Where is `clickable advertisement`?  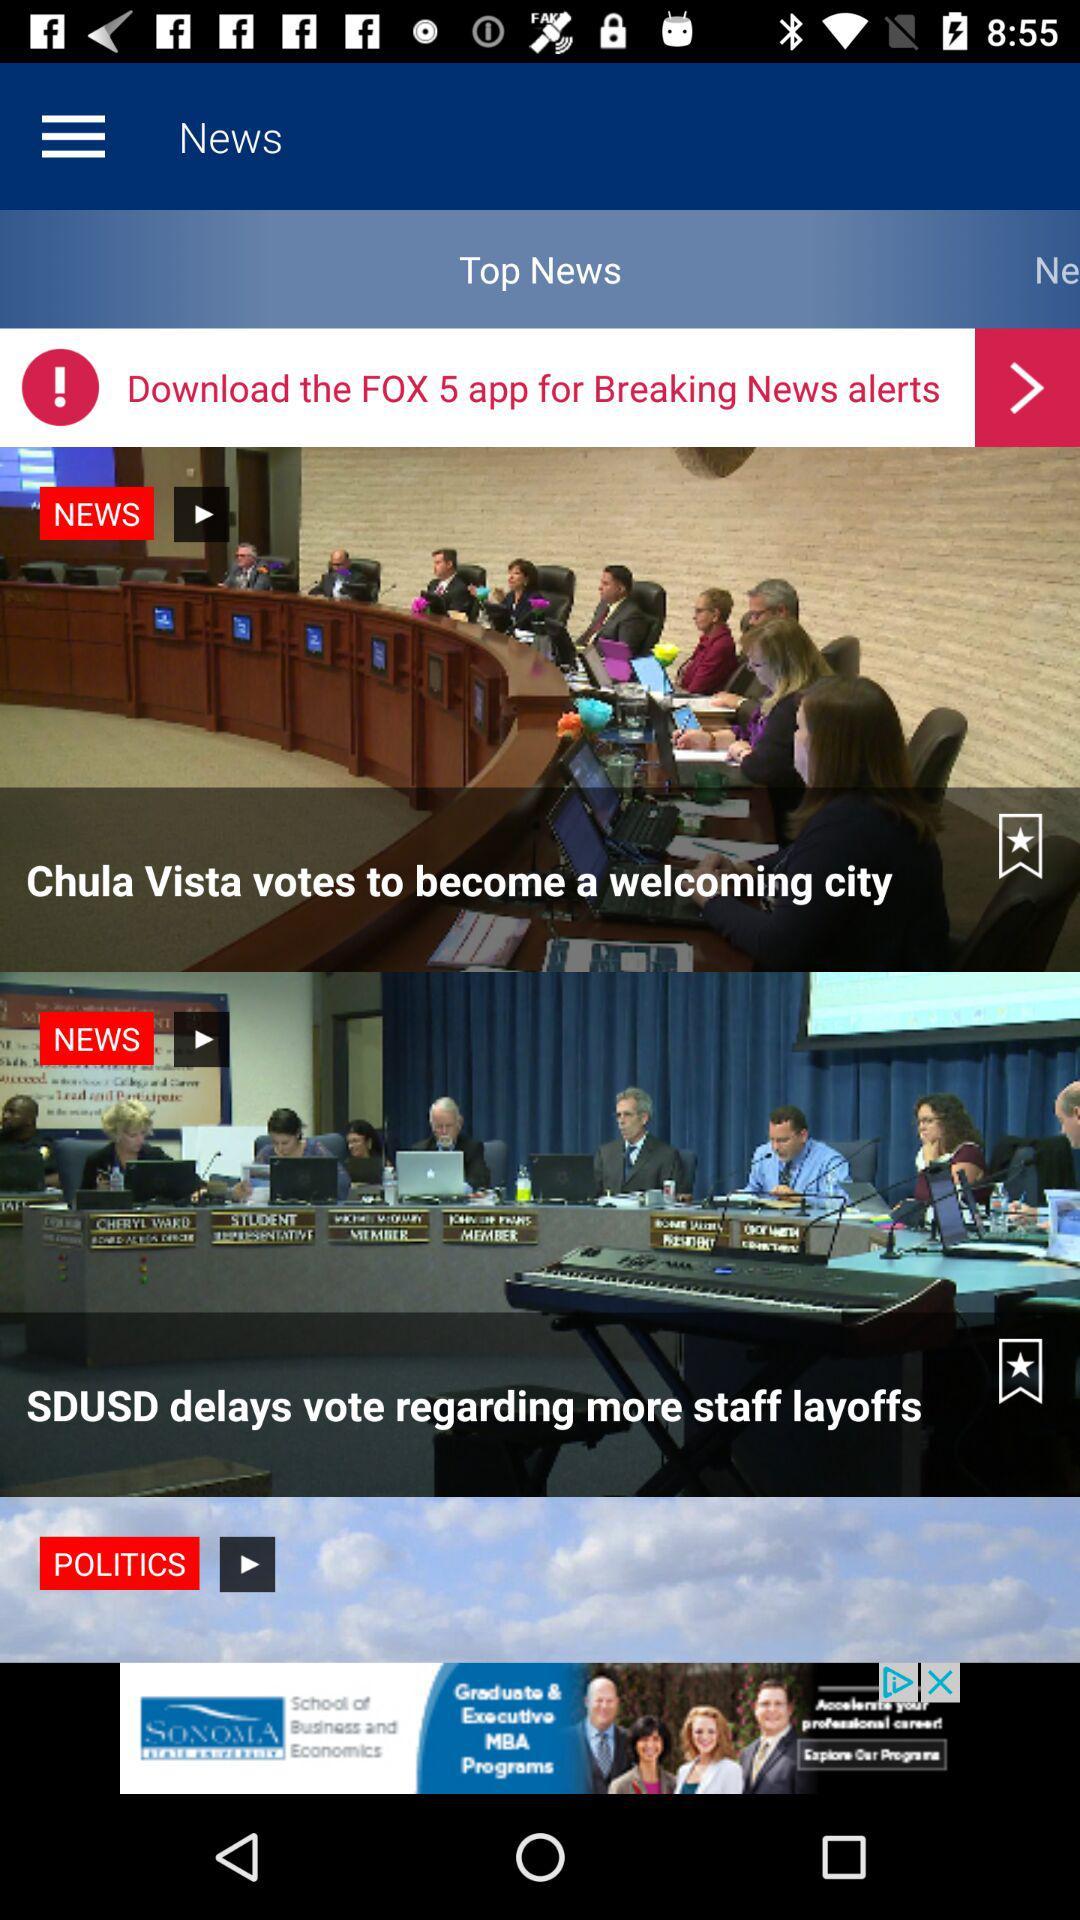
clickable advertisement is located at coordinates (540, 1727).